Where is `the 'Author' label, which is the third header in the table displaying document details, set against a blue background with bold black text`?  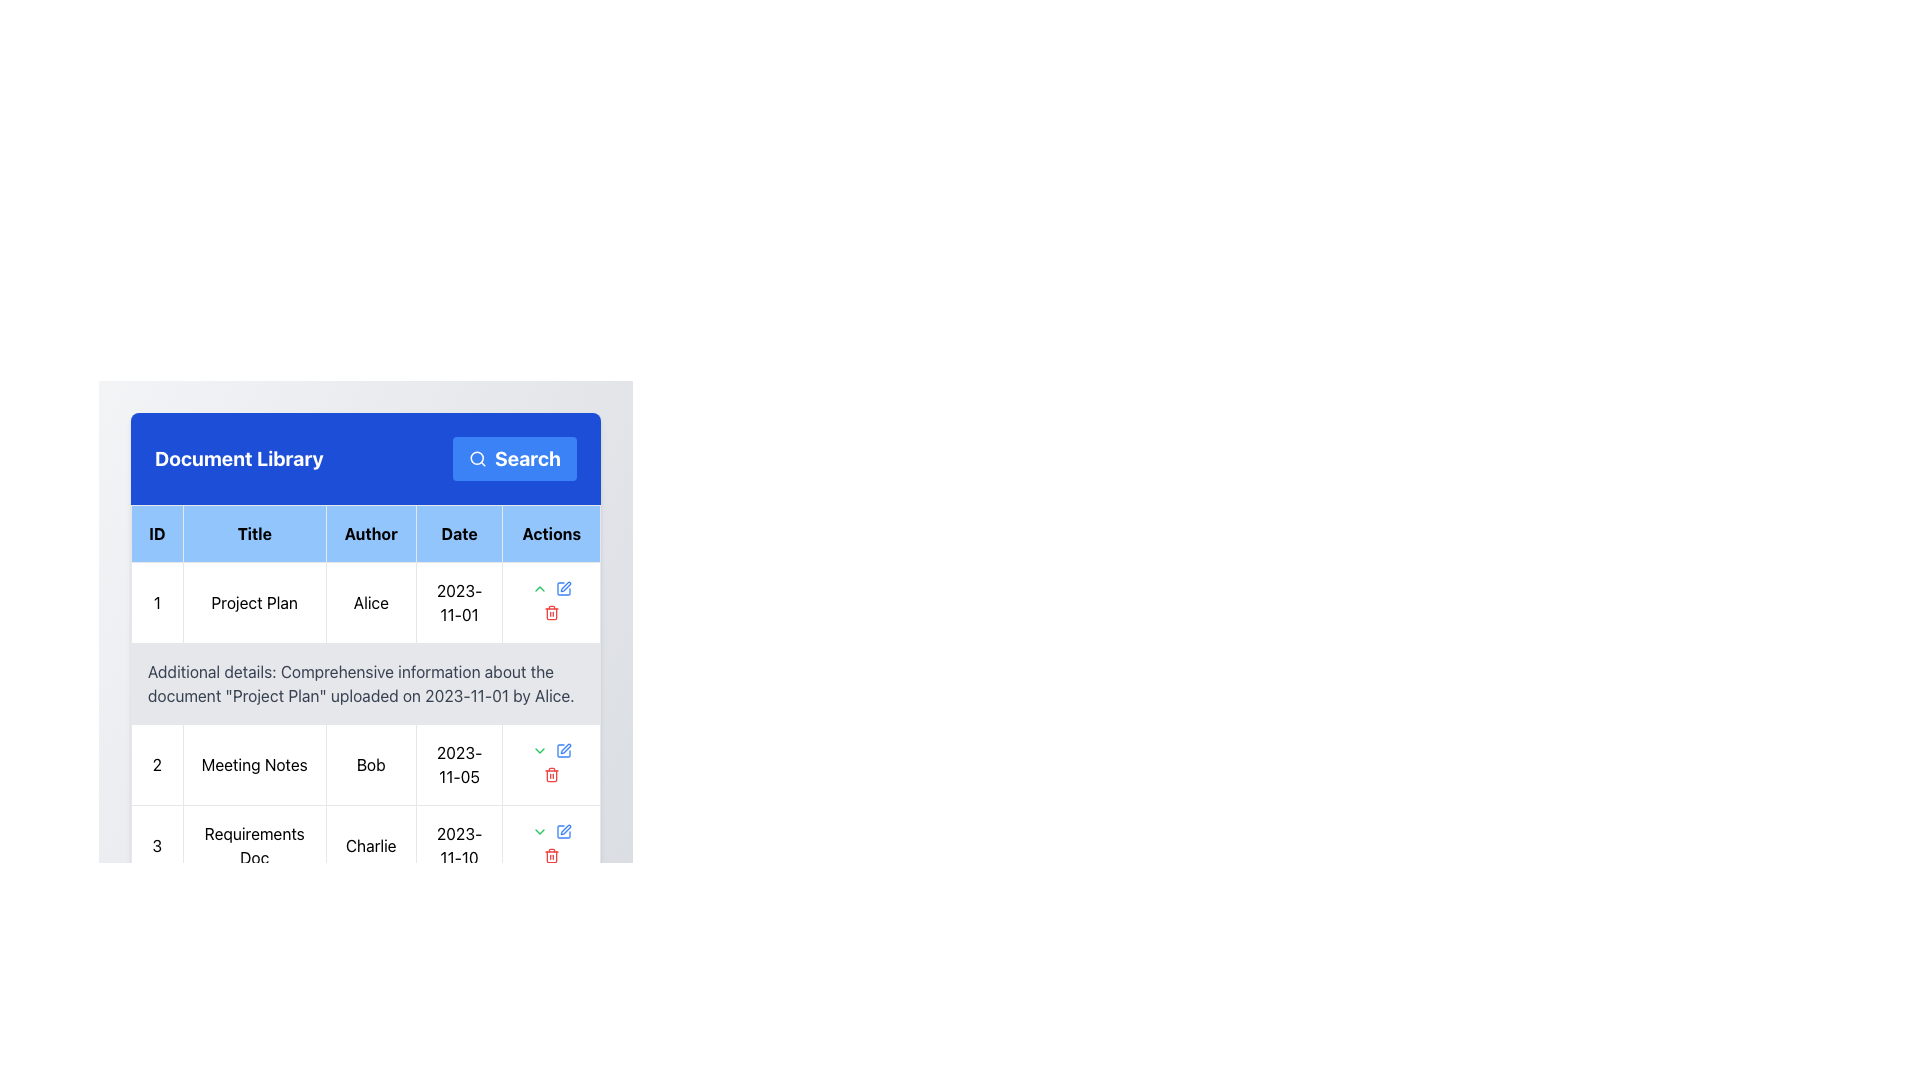
the 'Author' label, which is the third header in the table displaying document details, set against a blue background with bold black text is located at coordinates (371, 532).